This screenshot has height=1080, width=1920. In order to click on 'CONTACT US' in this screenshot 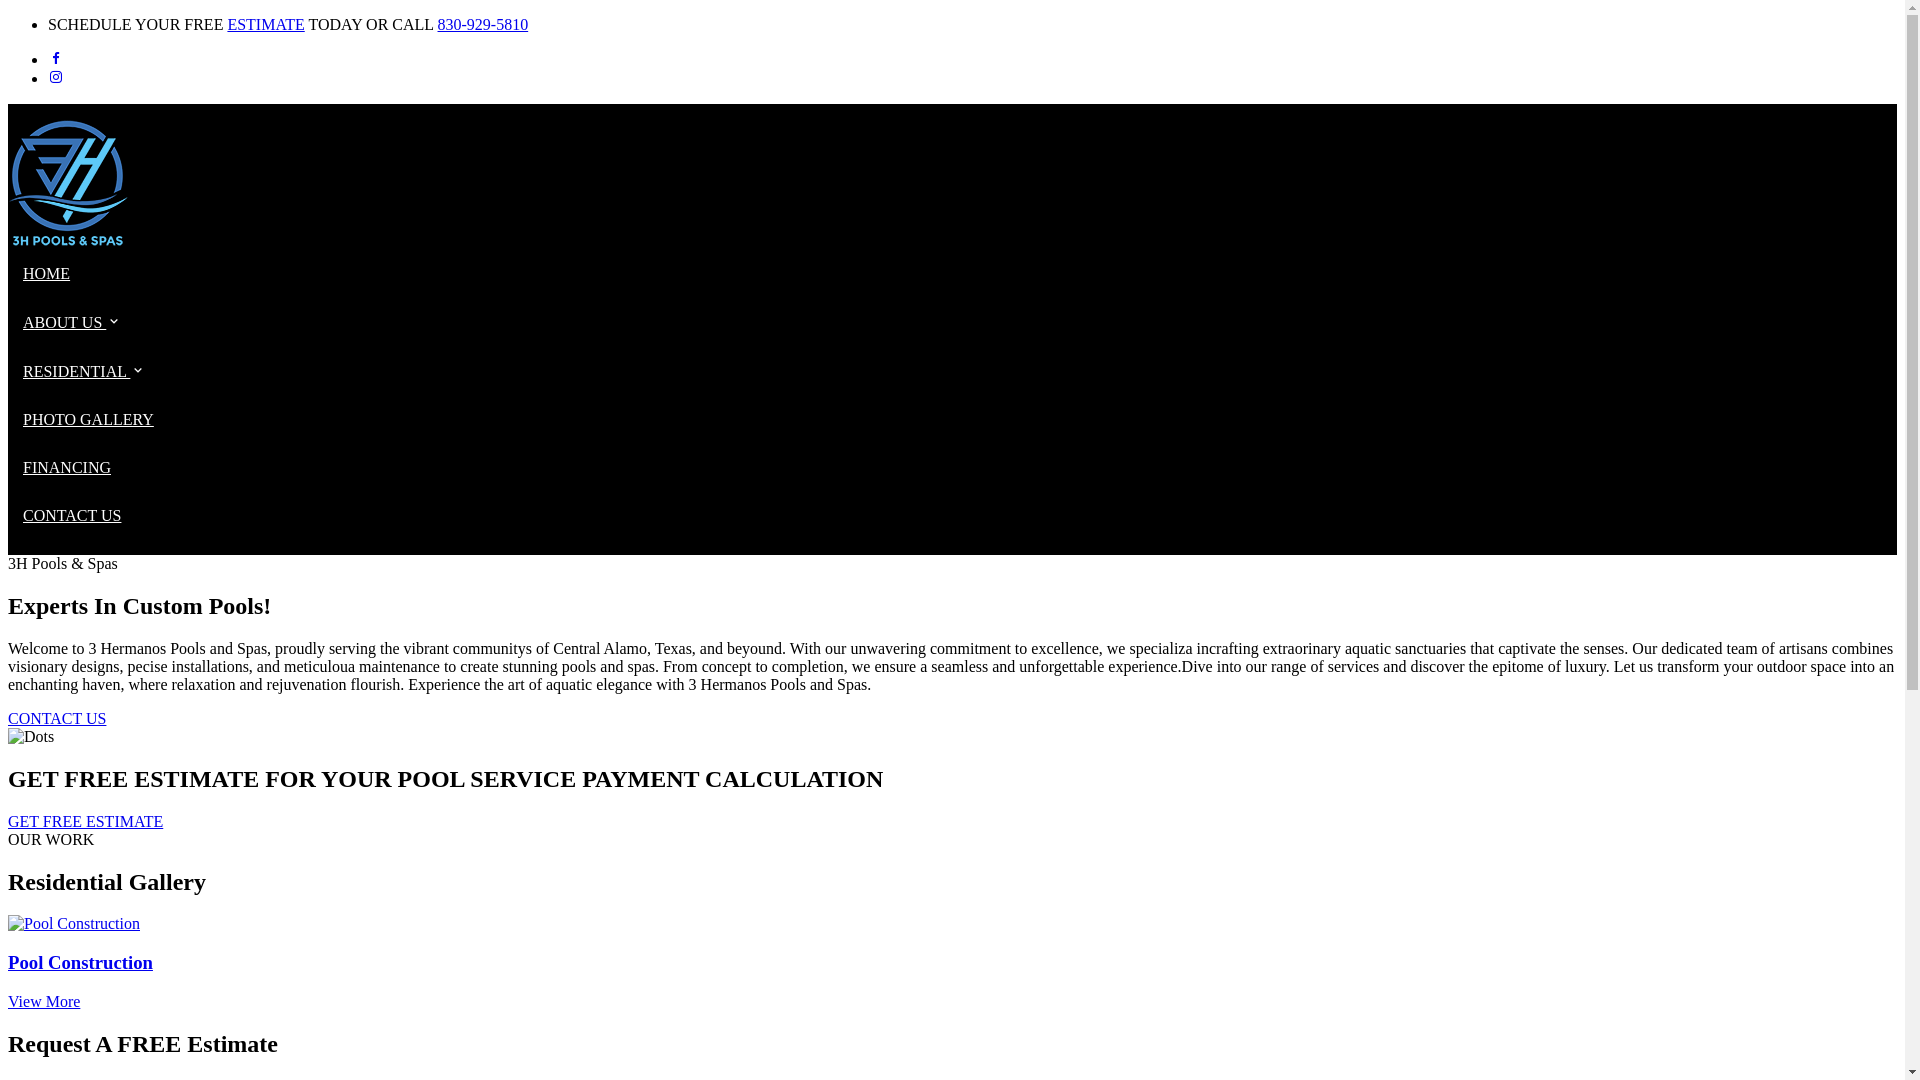, I will do `click(72, 514)`.